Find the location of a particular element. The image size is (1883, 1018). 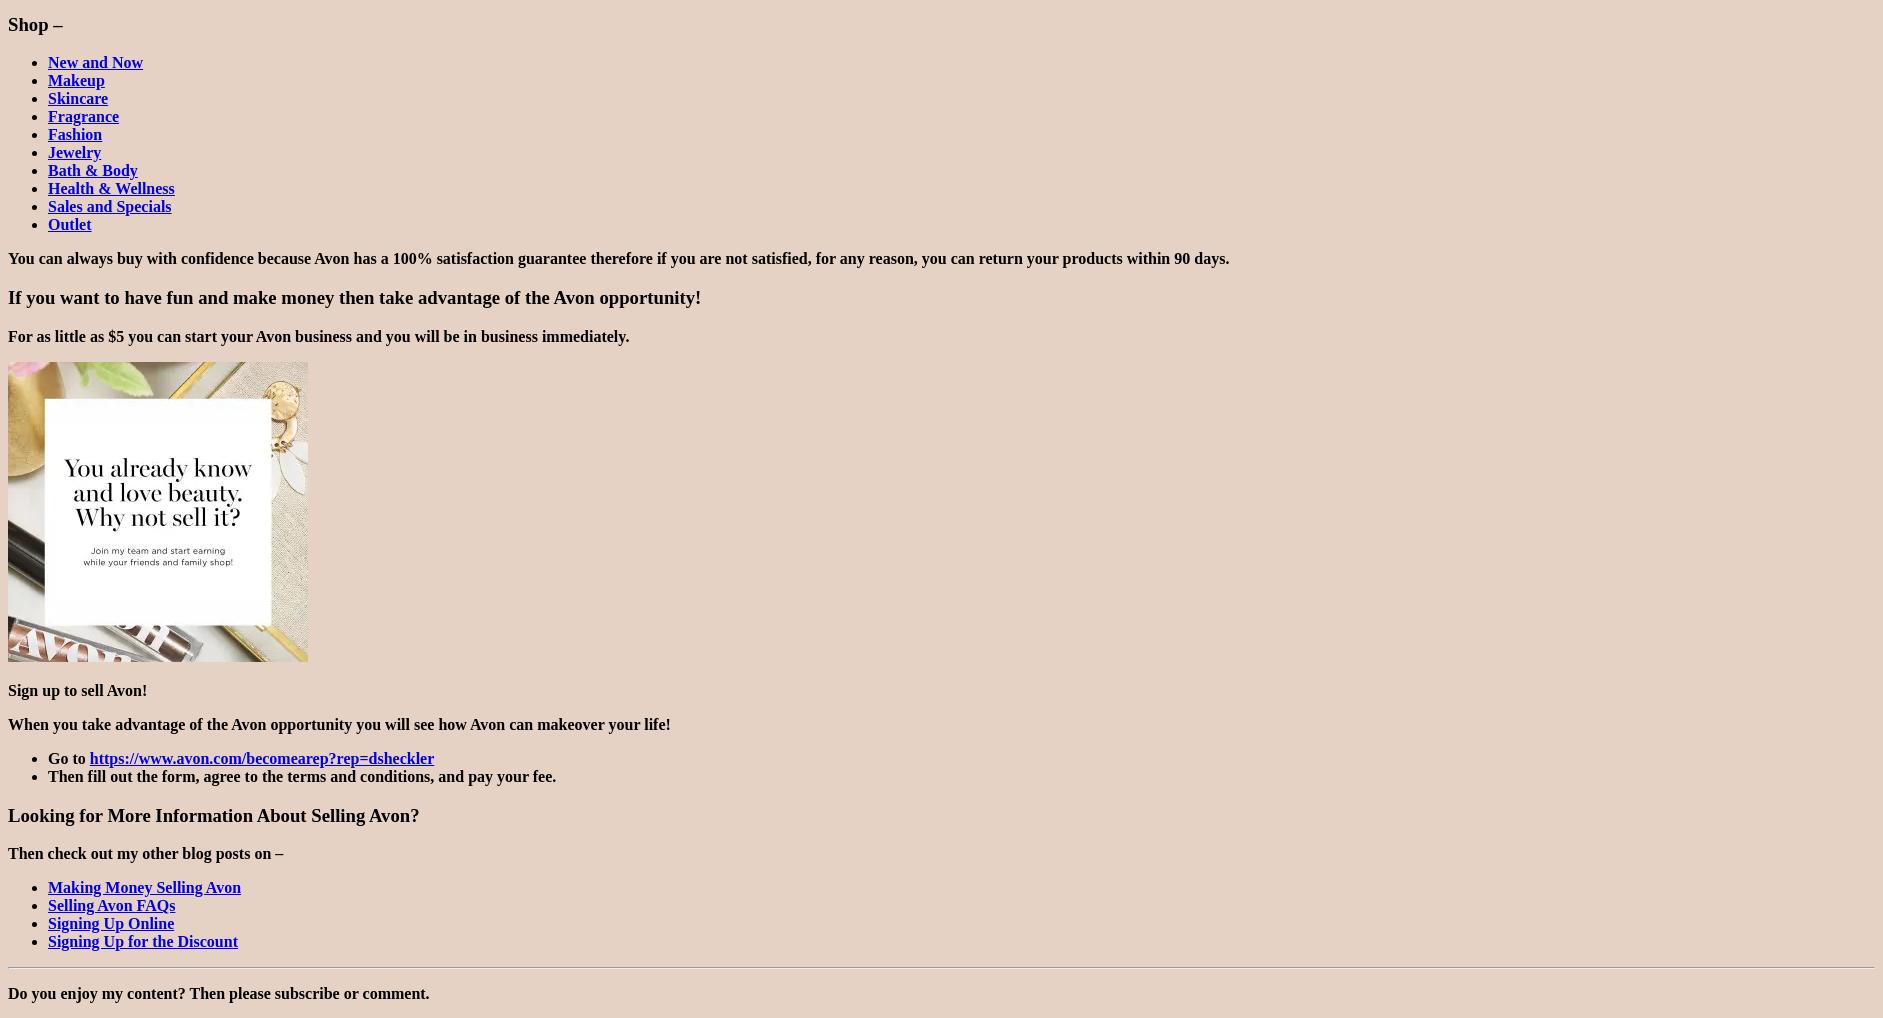

'Signing Up Online' is located at coordinates (109, 922).